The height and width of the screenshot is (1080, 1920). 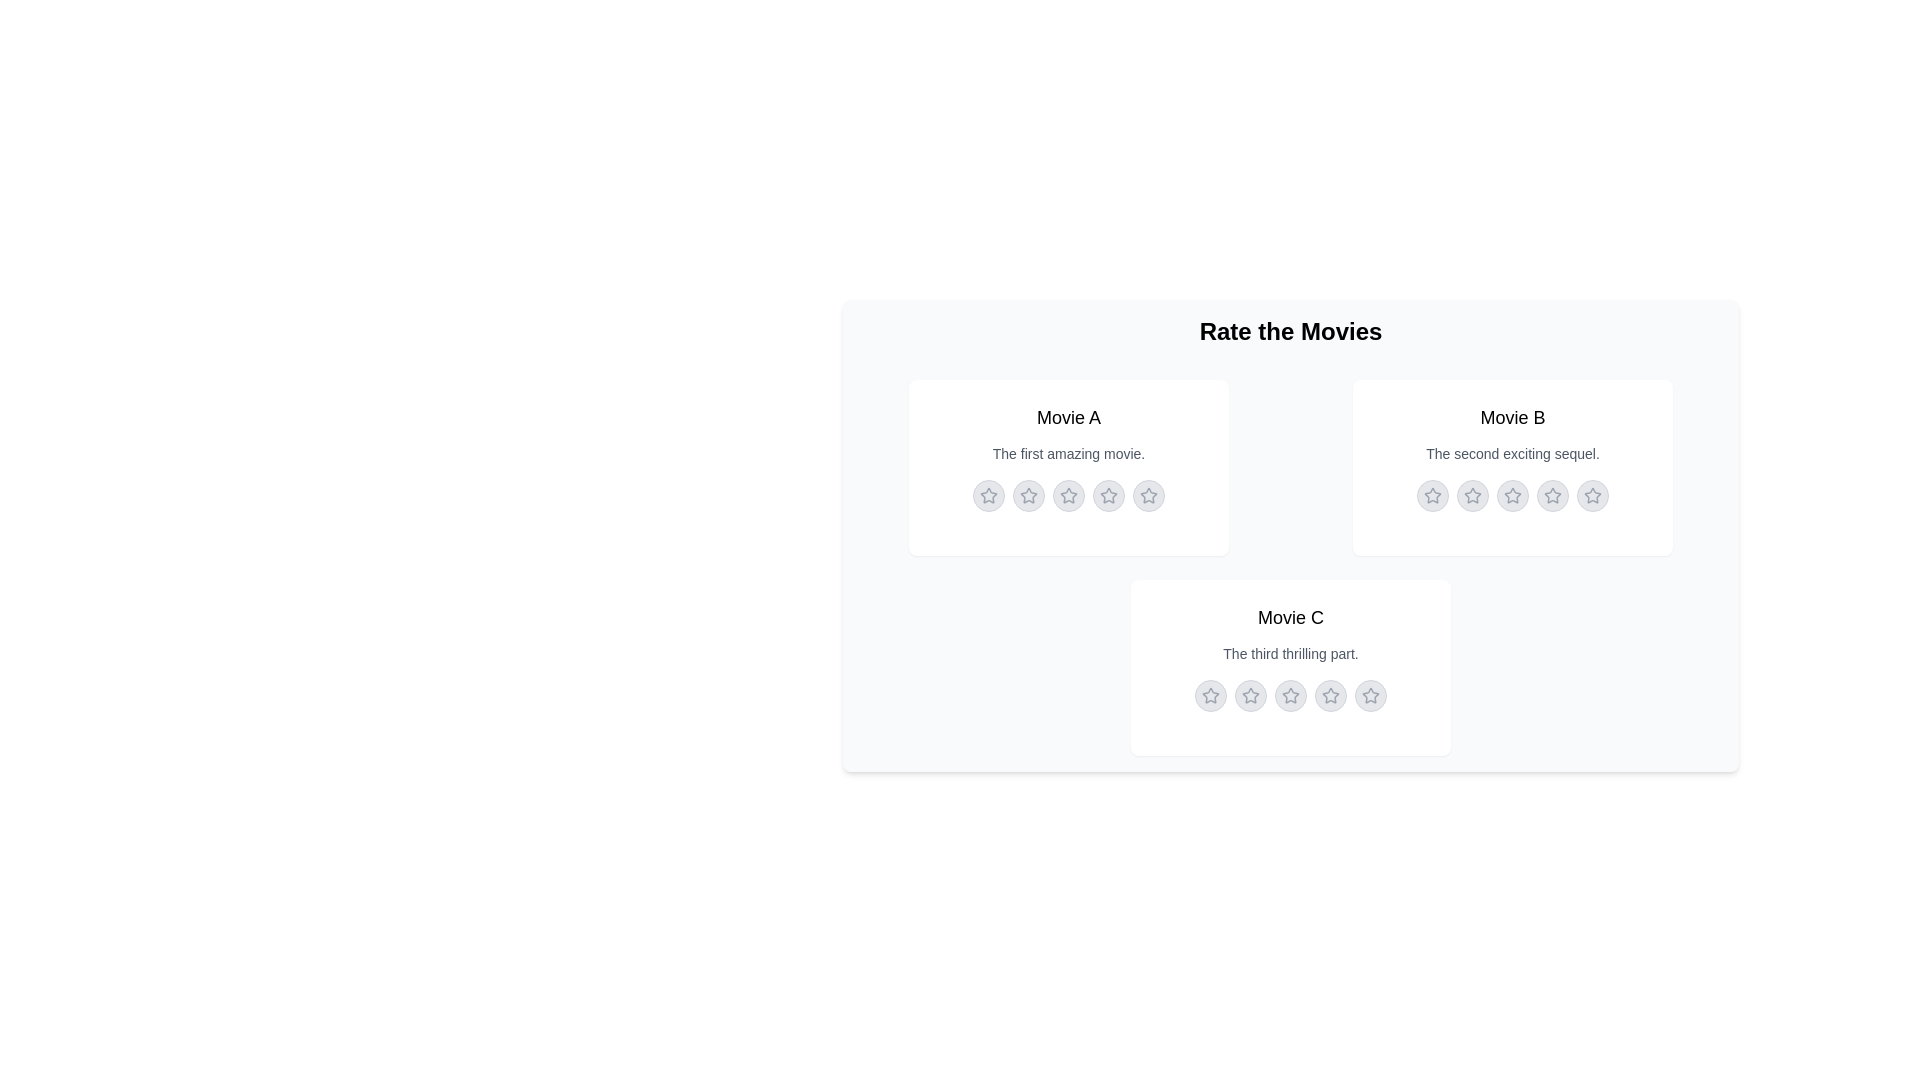 I want to click on the fifth star icon, which is a gray outlined star with no fill, located under 'Movie C', so click(x=1370, y=694).